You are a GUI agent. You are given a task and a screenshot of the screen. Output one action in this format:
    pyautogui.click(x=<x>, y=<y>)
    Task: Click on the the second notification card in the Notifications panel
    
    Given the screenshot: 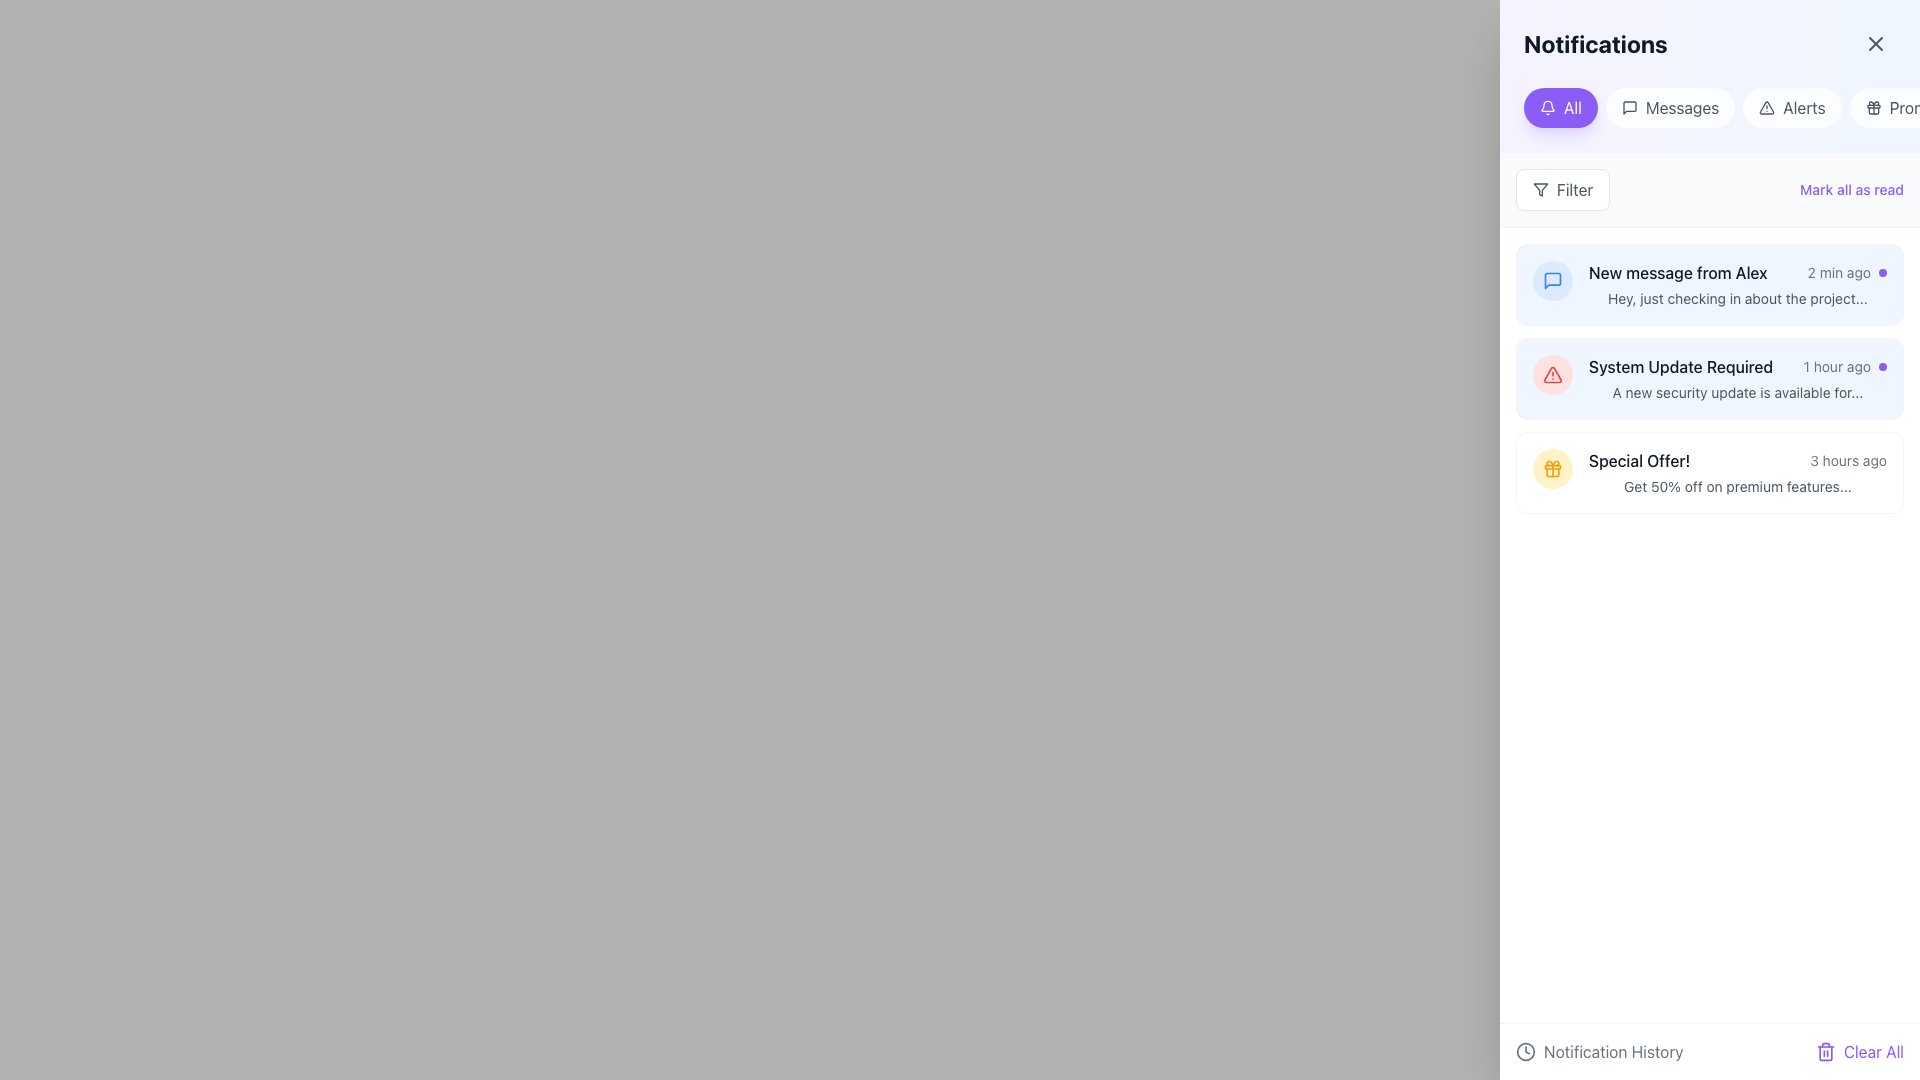 What is the action you would take?
    pyautogui.click(x=1708, y=378)
    